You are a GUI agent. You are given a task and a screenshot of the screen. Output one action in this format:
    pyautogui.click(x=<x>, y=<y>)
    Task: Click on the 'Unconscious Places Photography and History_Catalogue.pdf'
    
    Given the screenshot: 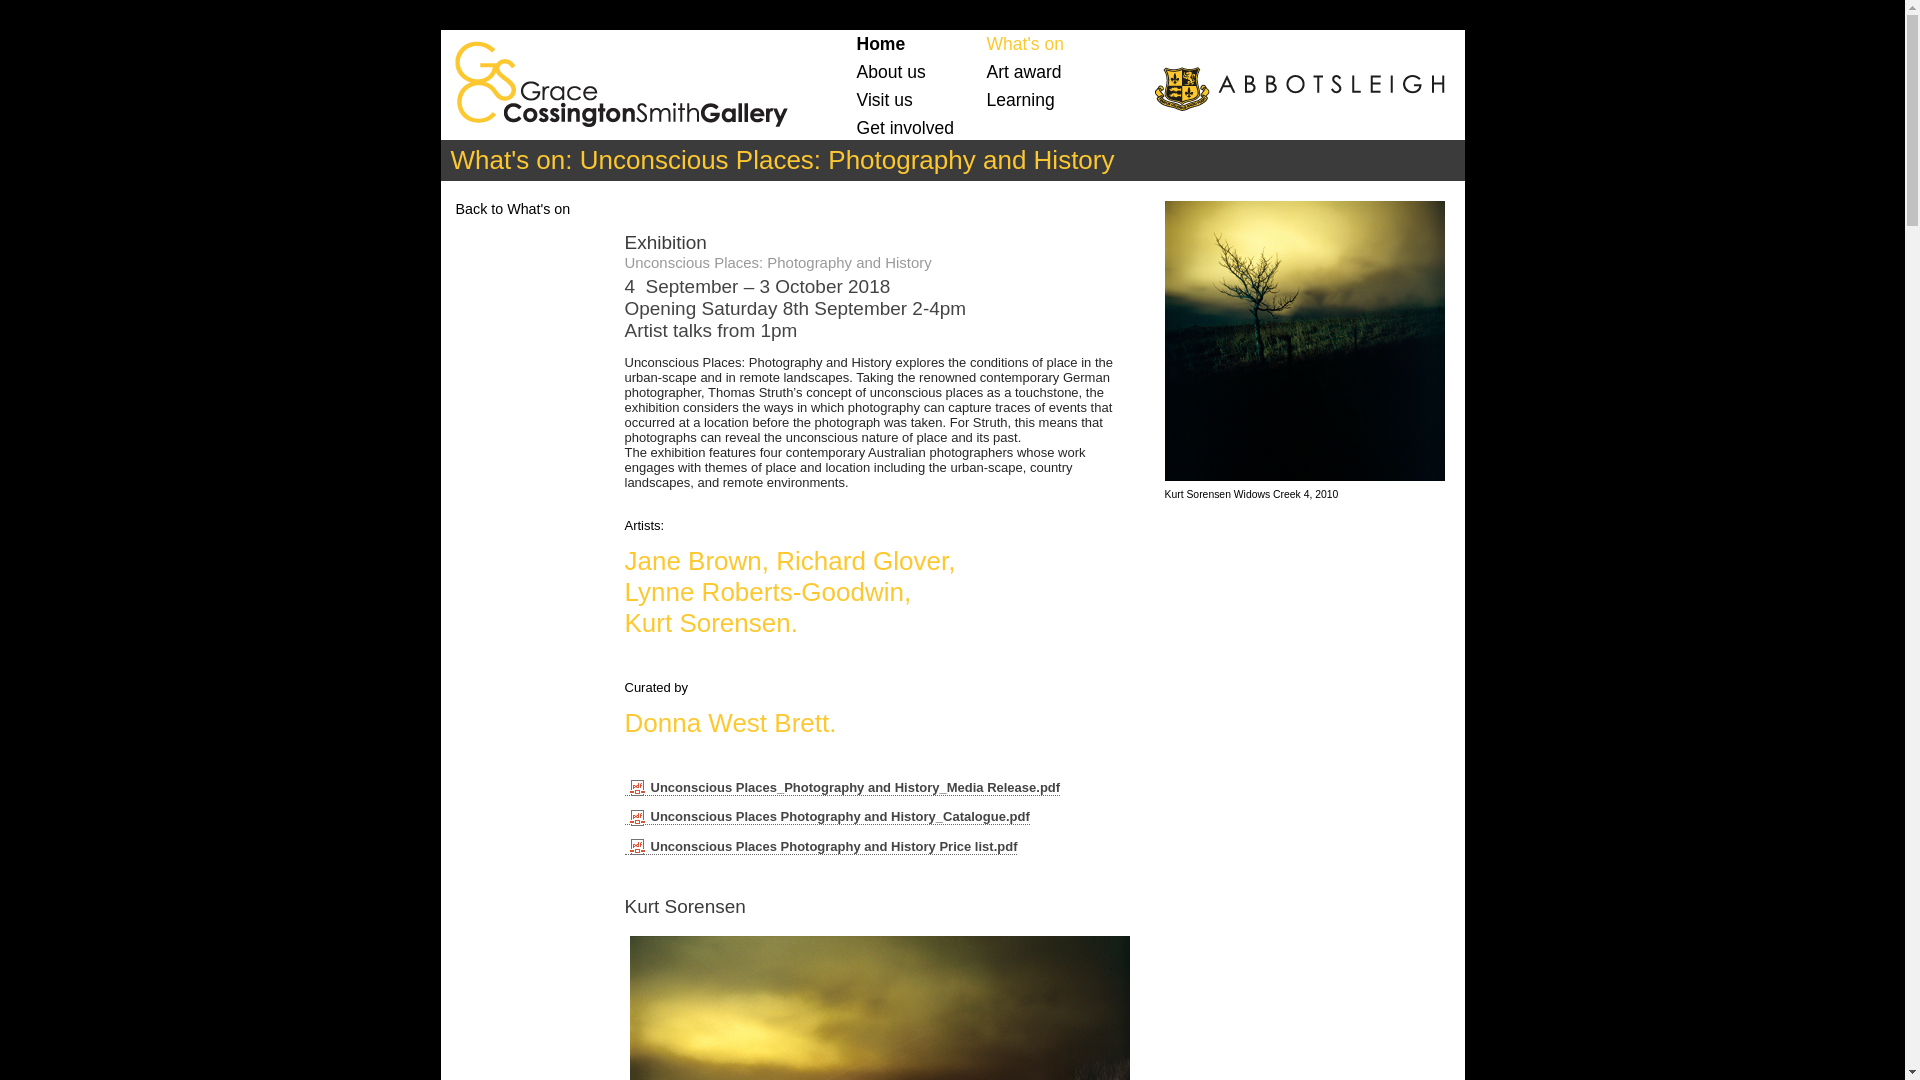 What is the action you would take?
    pyautogui.click(x=826, y=817)
    